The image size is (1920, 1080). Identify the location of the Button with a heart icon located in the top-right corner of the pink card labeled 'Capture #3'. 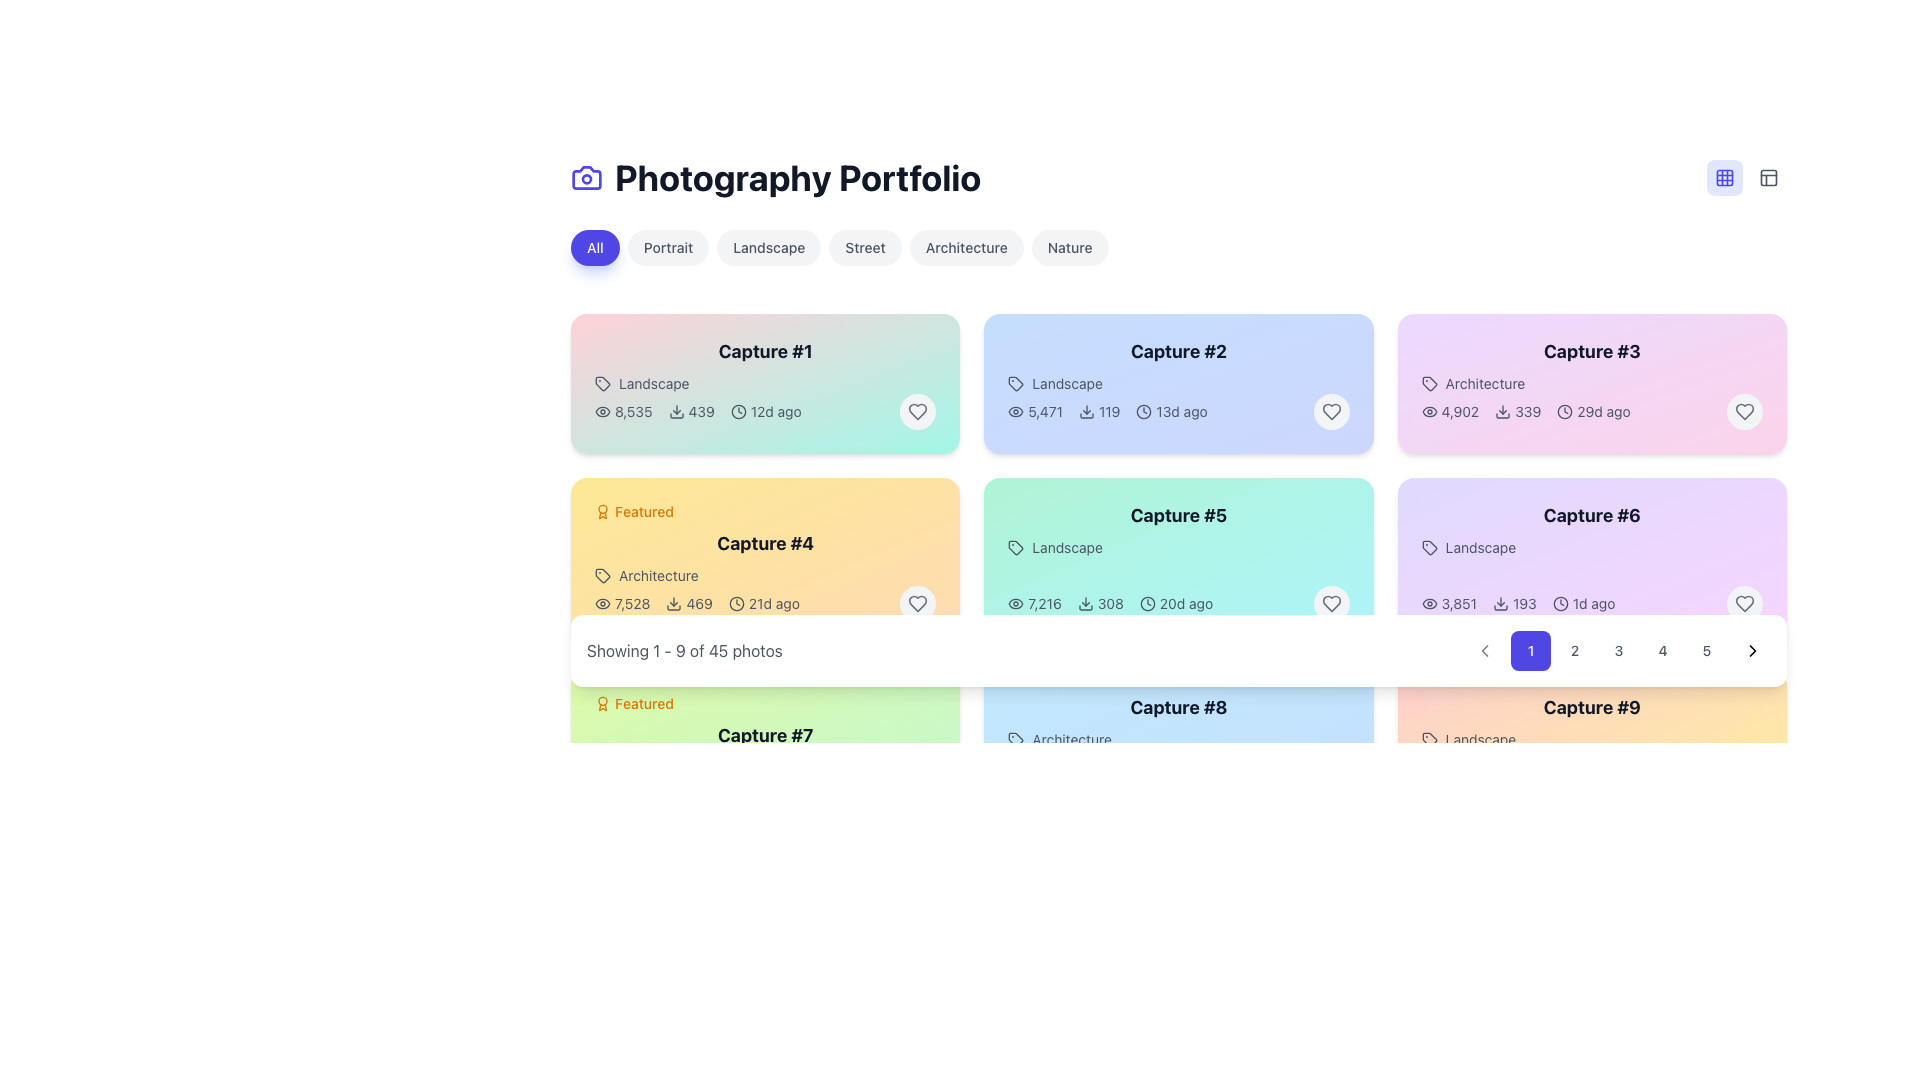
(1744, 411).